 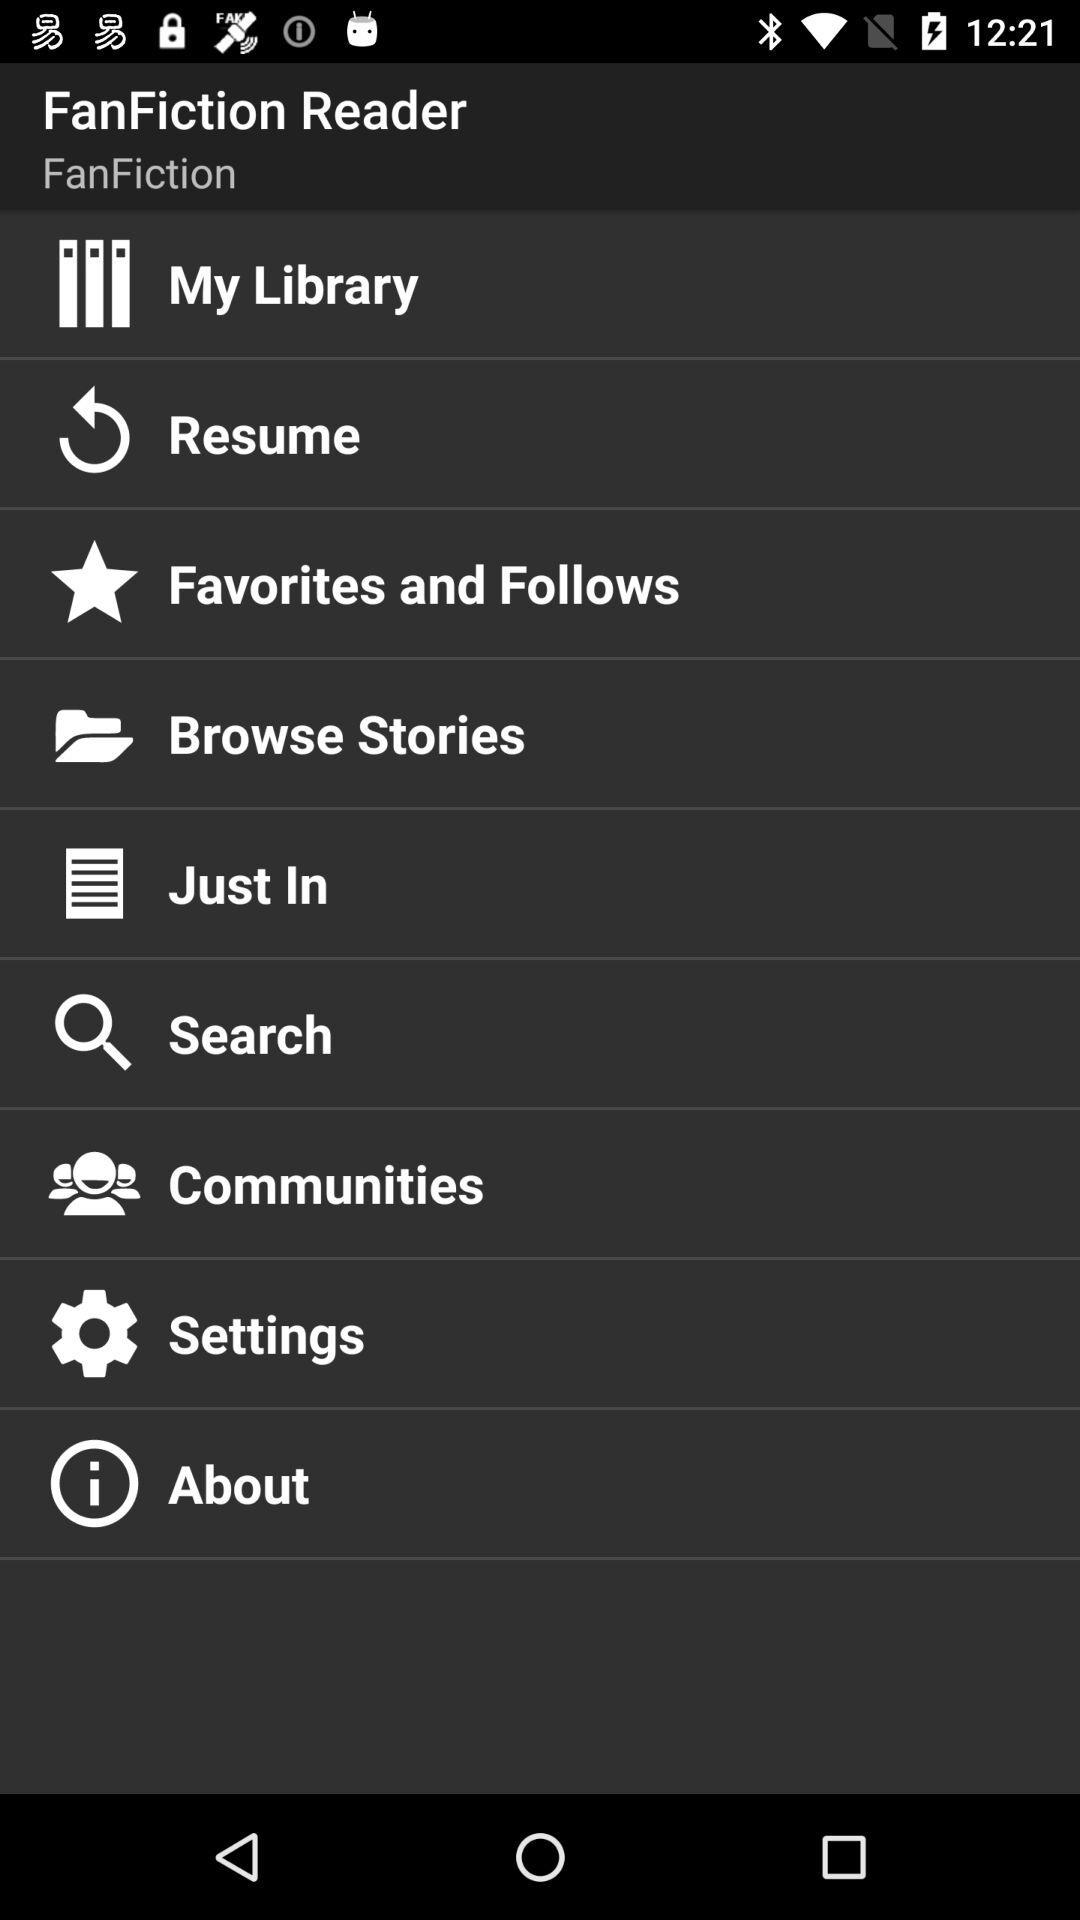 I want to click on the communities icon, so click(x=601, y=1183).